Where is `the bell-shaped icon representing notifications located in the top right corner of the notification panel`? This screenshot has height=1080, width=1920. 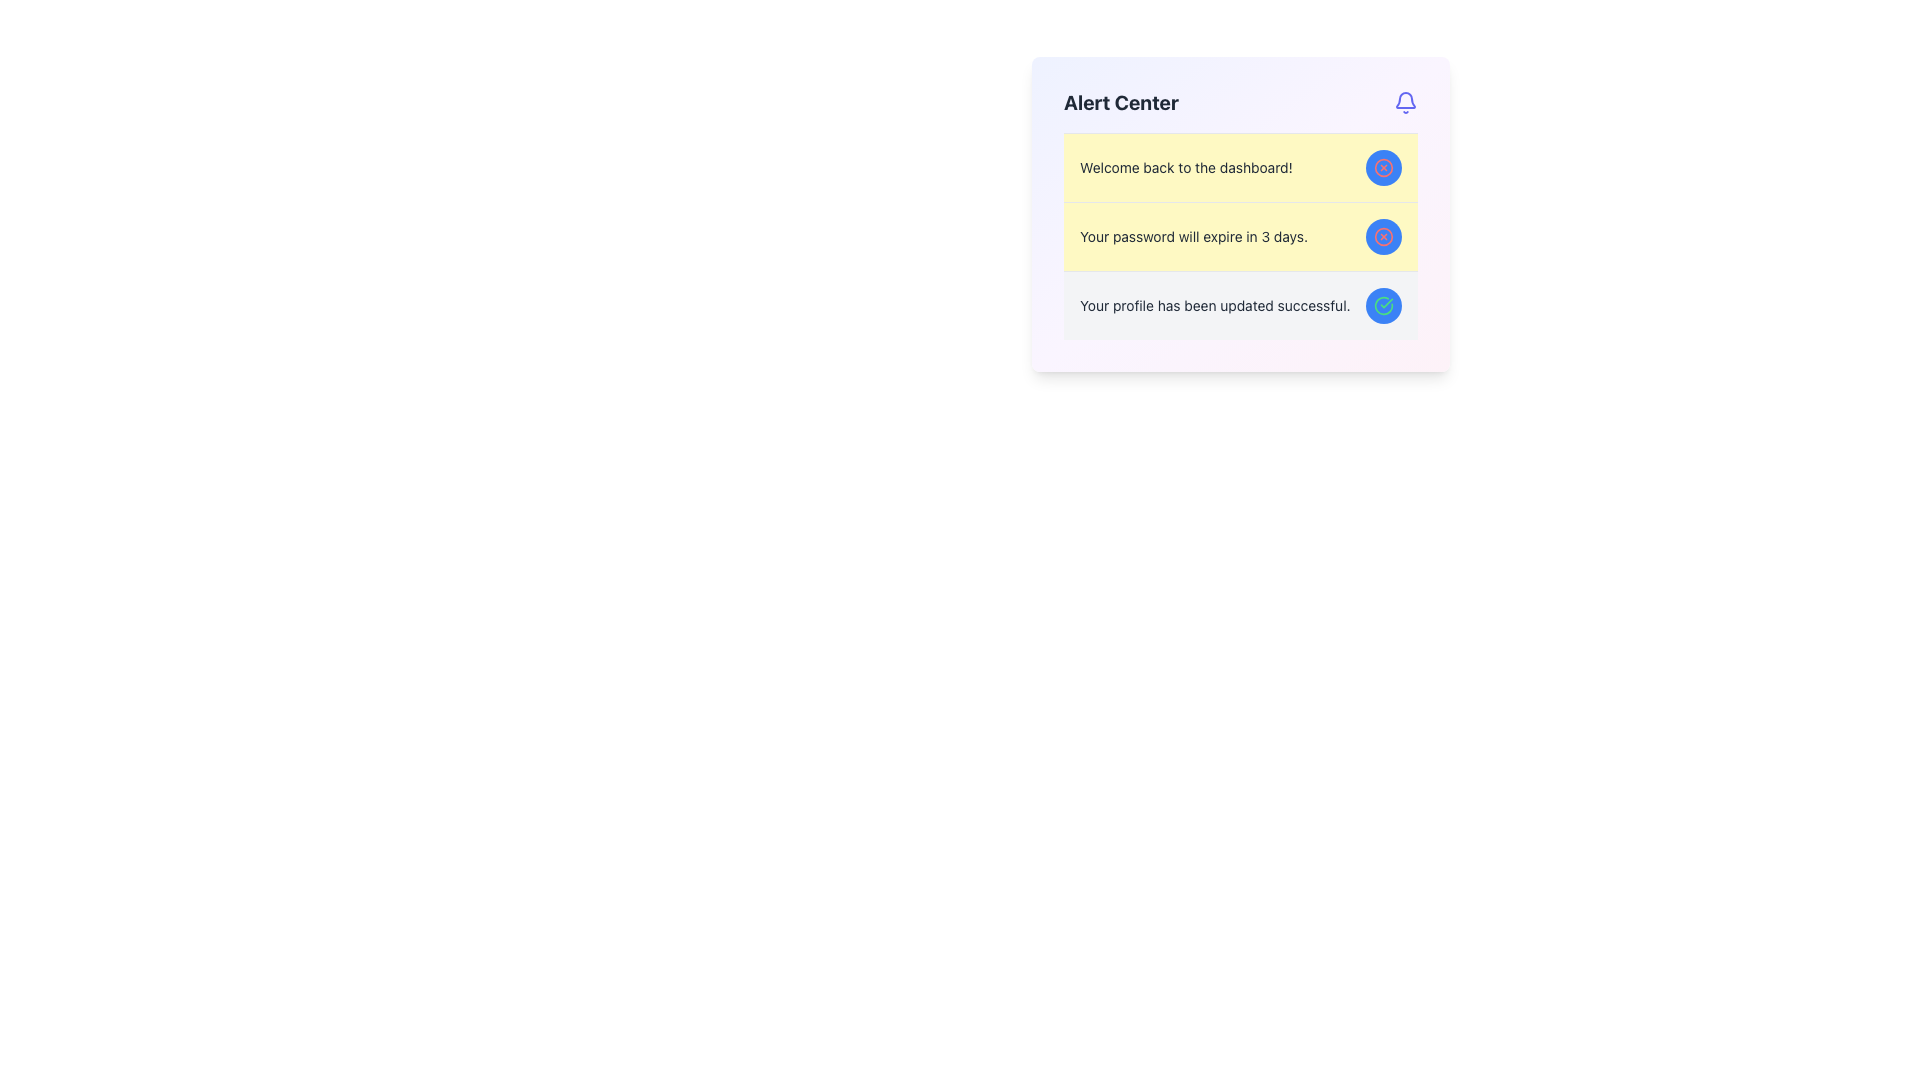 the bell-shaped icon representing notifications located in the top right corner of the notification panel is located at coordinates (1405, 100).